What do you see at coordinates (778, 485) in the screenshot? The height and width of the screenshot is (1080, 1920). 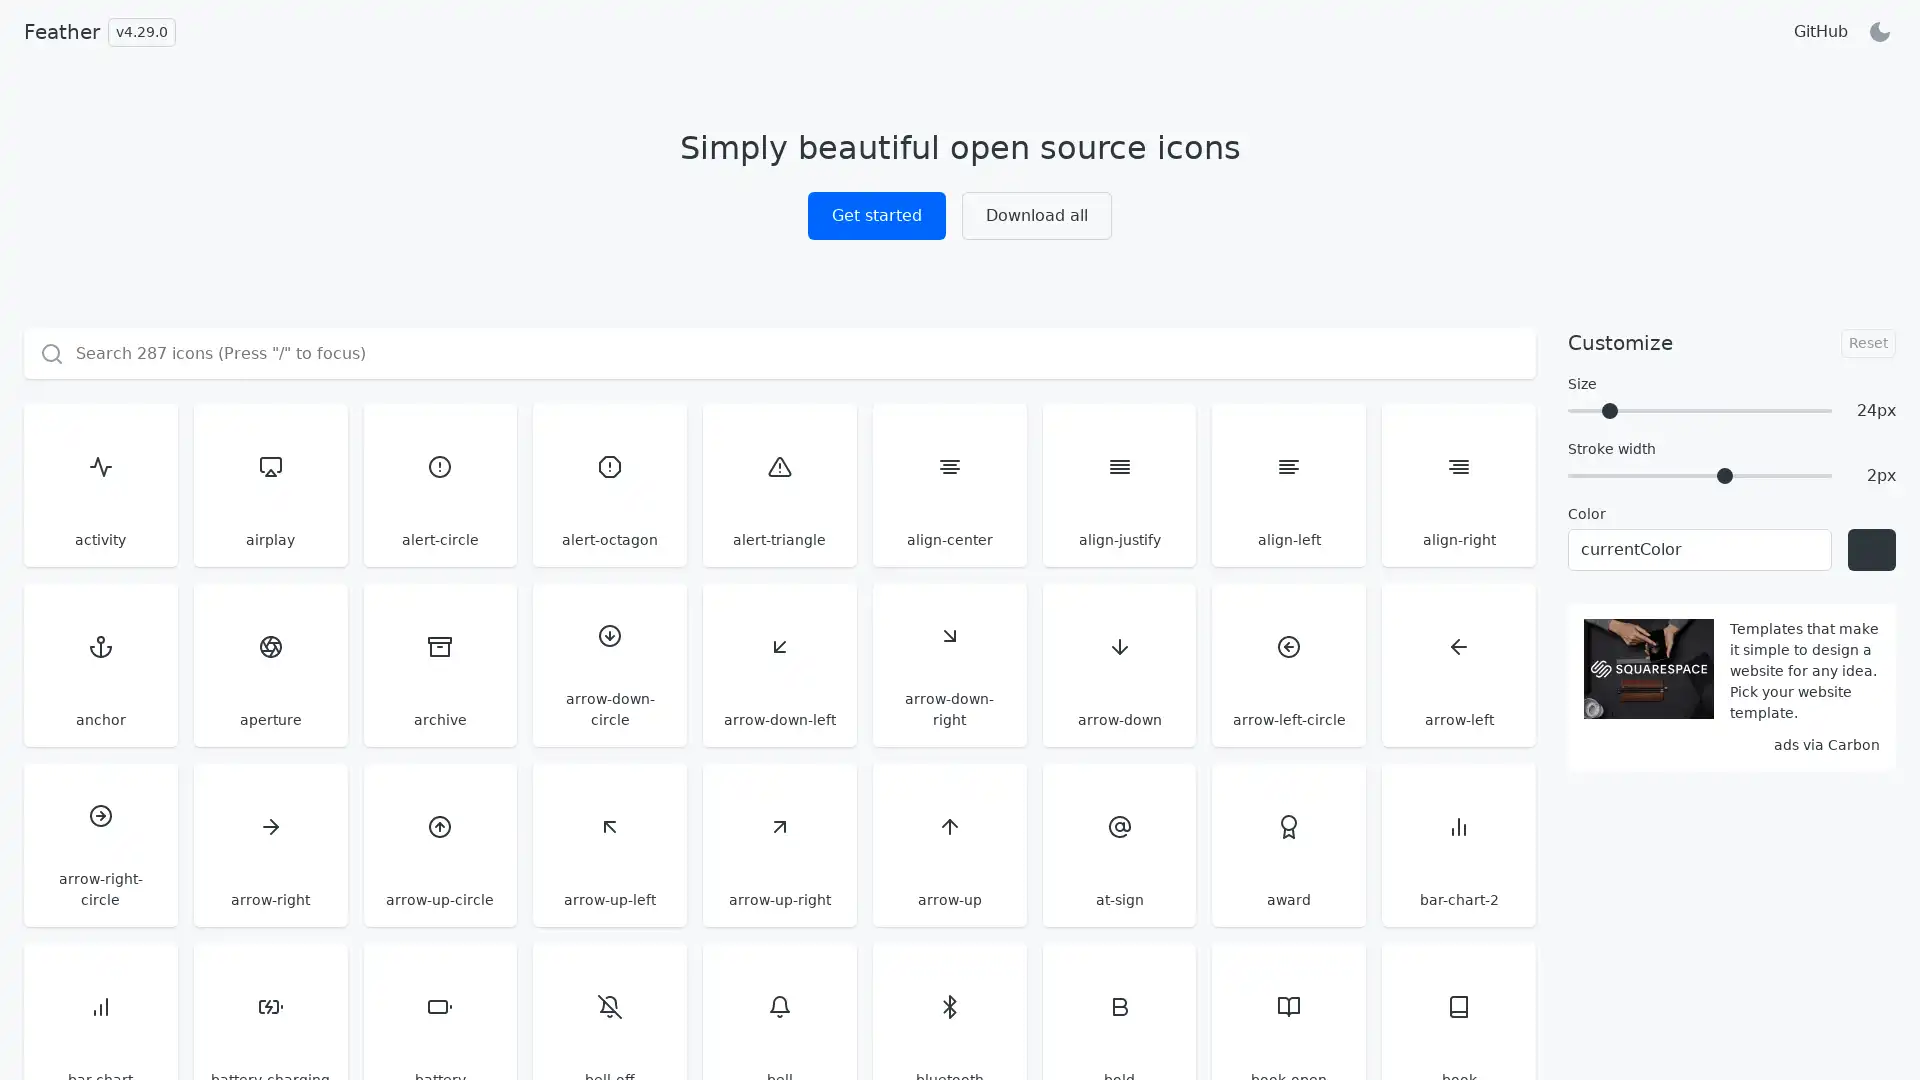 I see `alert-triangle` at bounding box center [778, 485].